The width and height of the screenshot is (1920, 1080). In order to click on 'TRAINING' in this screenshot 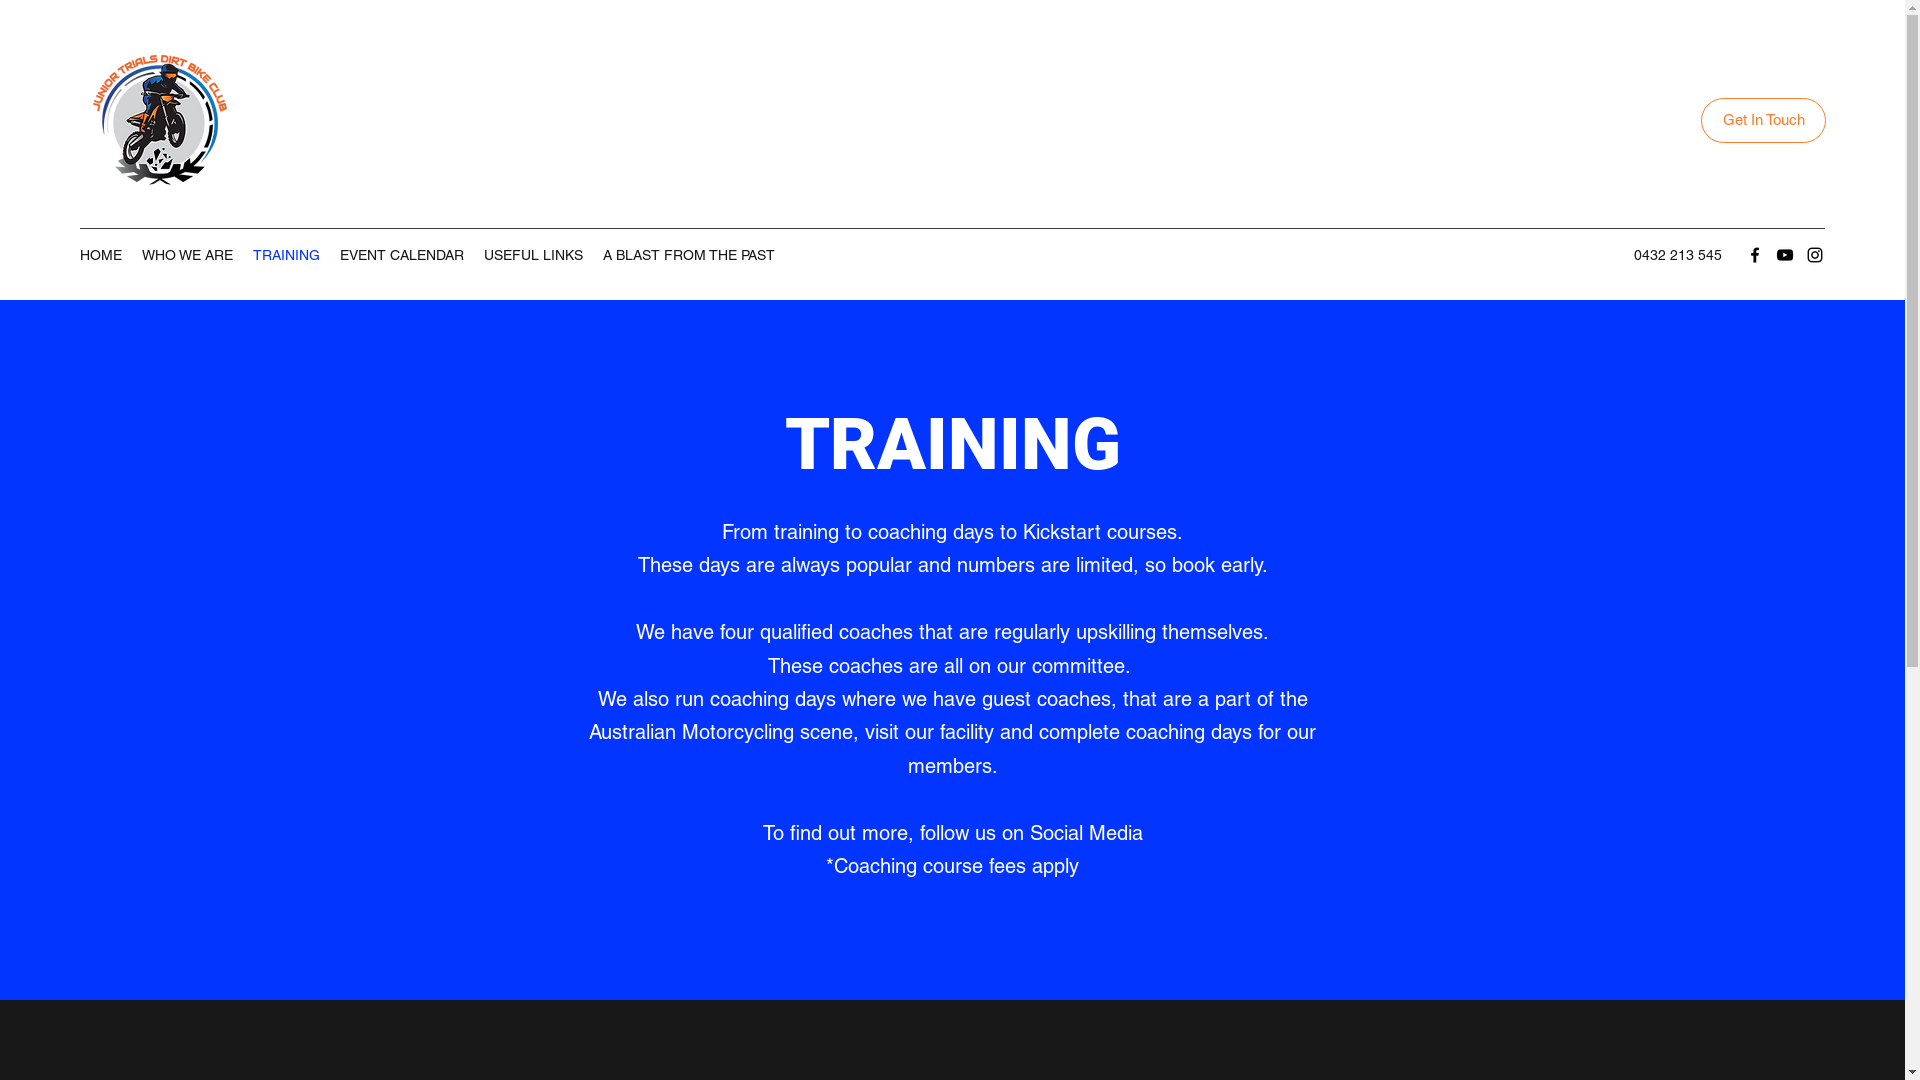, I will do `click(285, 253)`.